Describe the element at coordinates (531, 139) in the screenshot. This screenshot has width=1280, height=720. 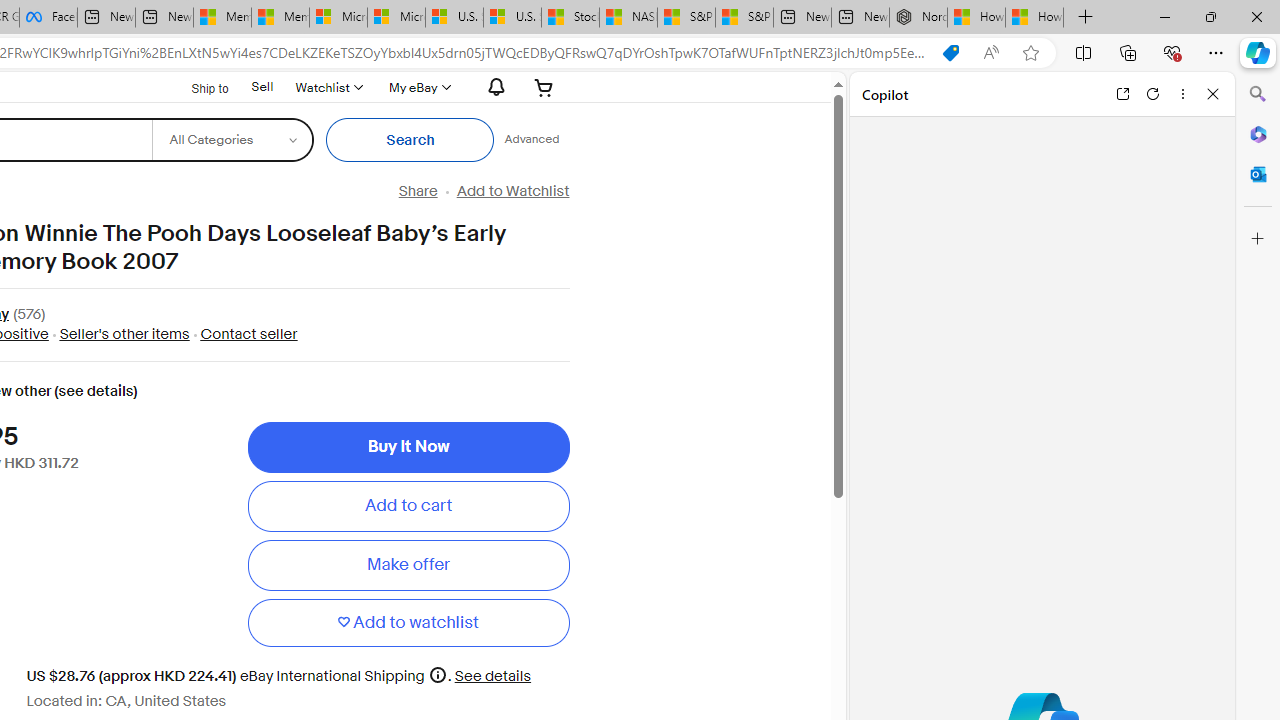
I see `'Advanced Search'` at that location.